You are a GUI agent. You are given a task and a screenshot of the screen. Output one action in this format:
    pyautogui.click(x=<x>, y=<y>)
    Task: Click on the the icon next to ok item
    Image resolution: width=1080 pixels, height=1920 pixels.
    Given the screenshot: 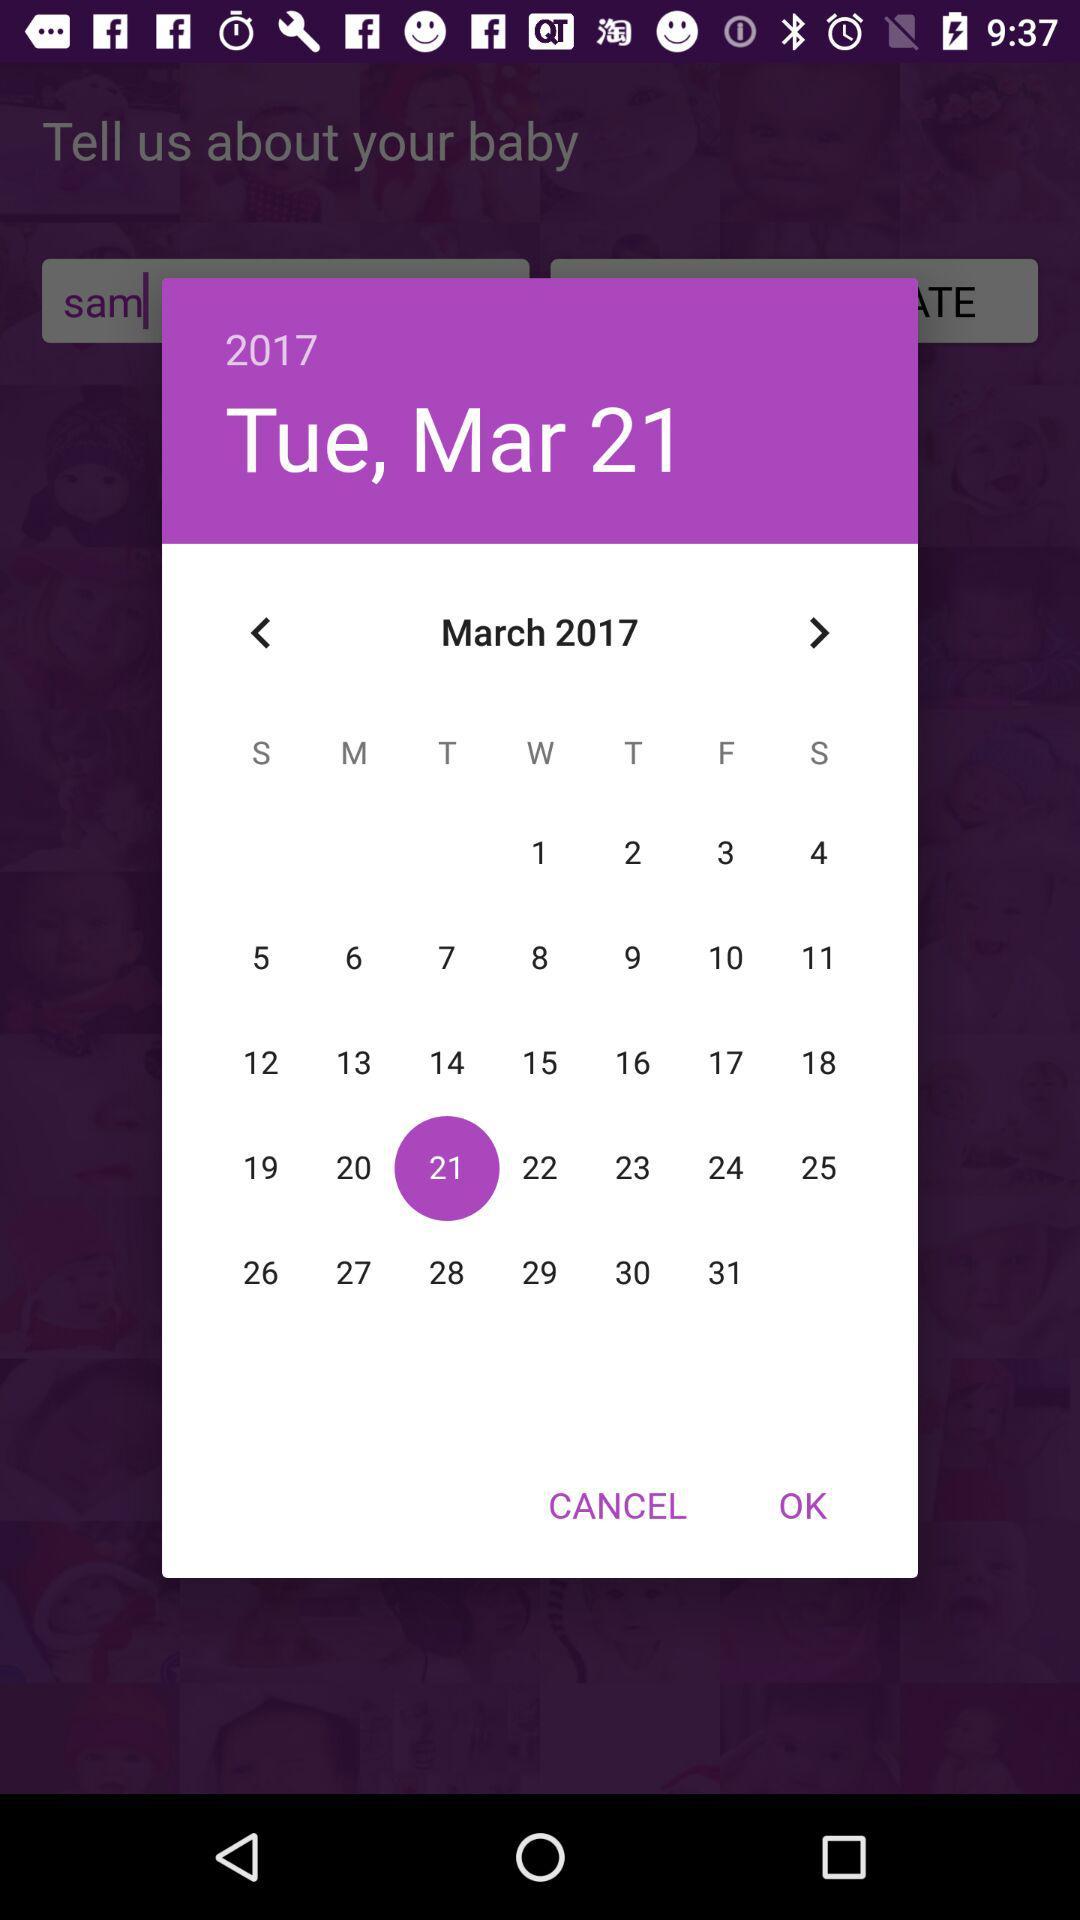 What is the action you would take?
    pyautogui.click(x=616, y=1504)
    